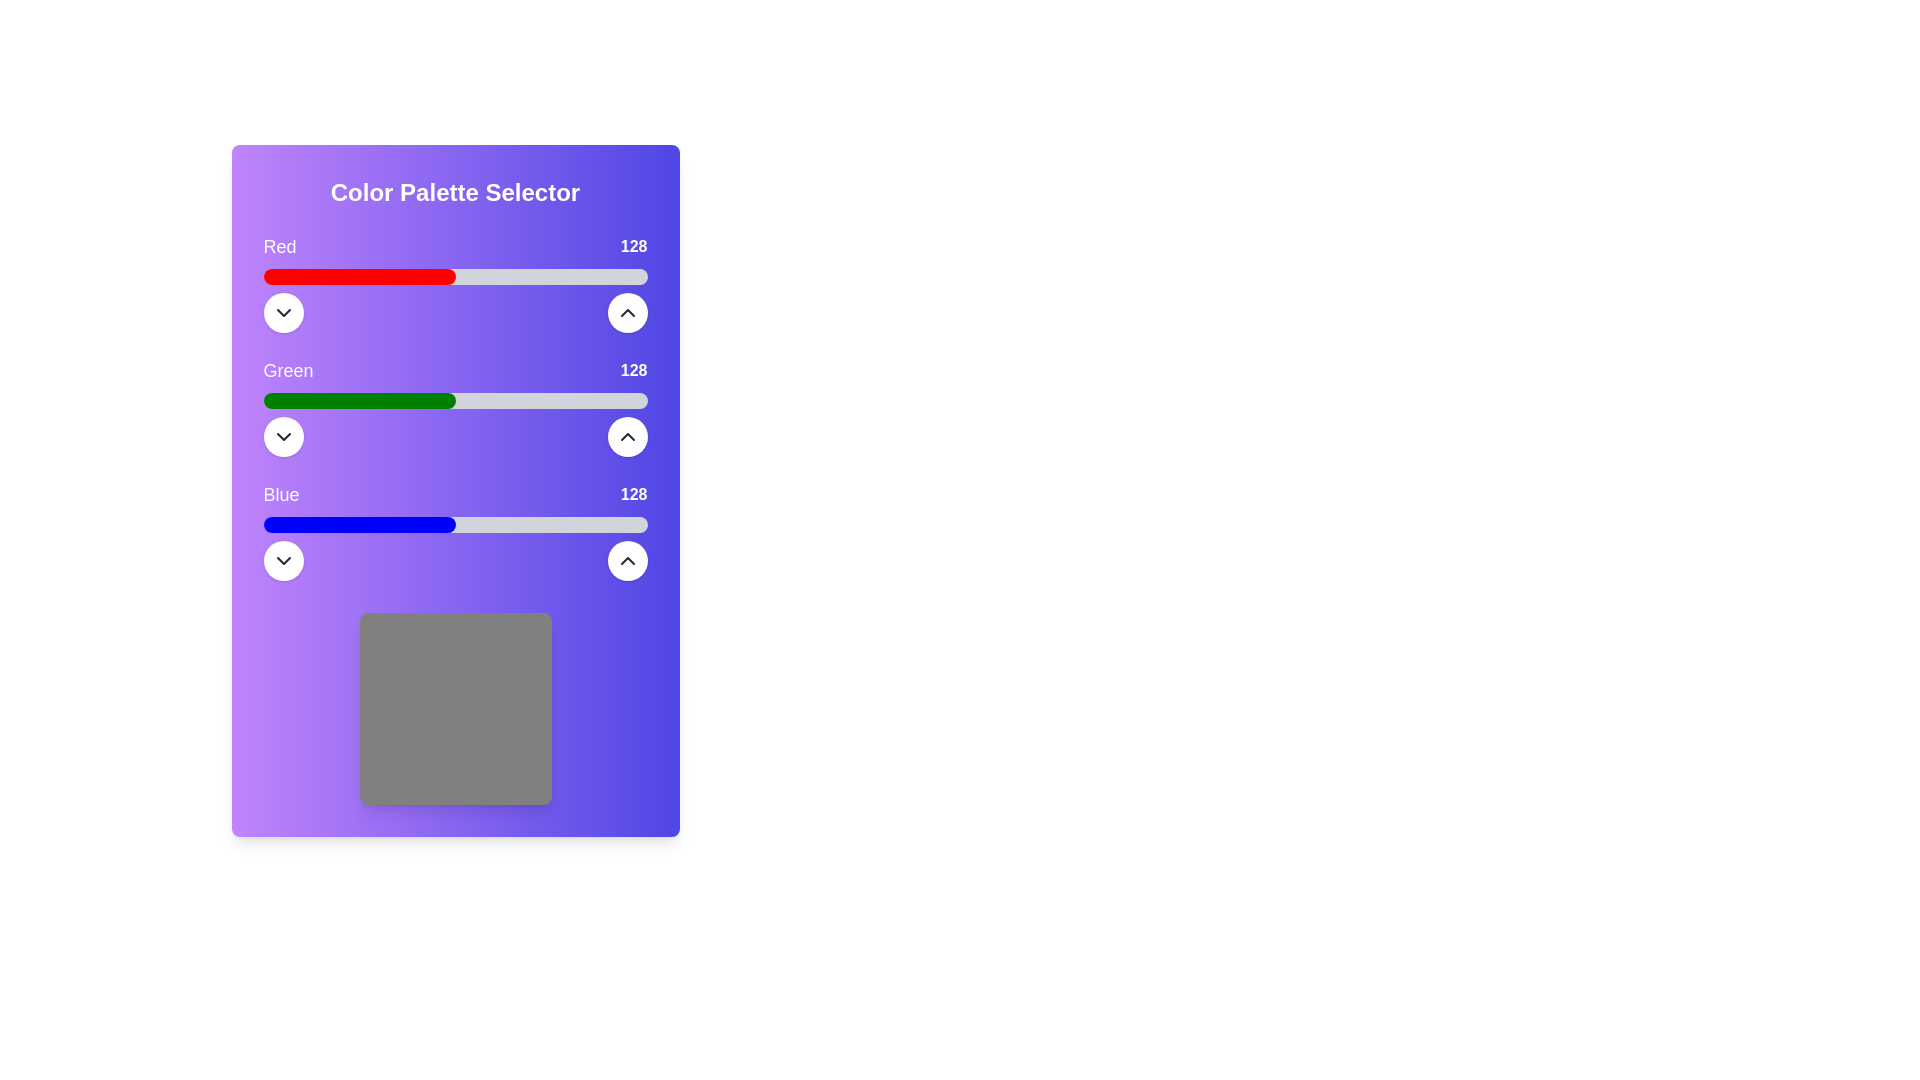 The width and height of the screenshot is (1920, 1080). What do you see at coordinates (509, 277) in the screenshot?
I see `the red intensity` at bounding box center [509, 277].